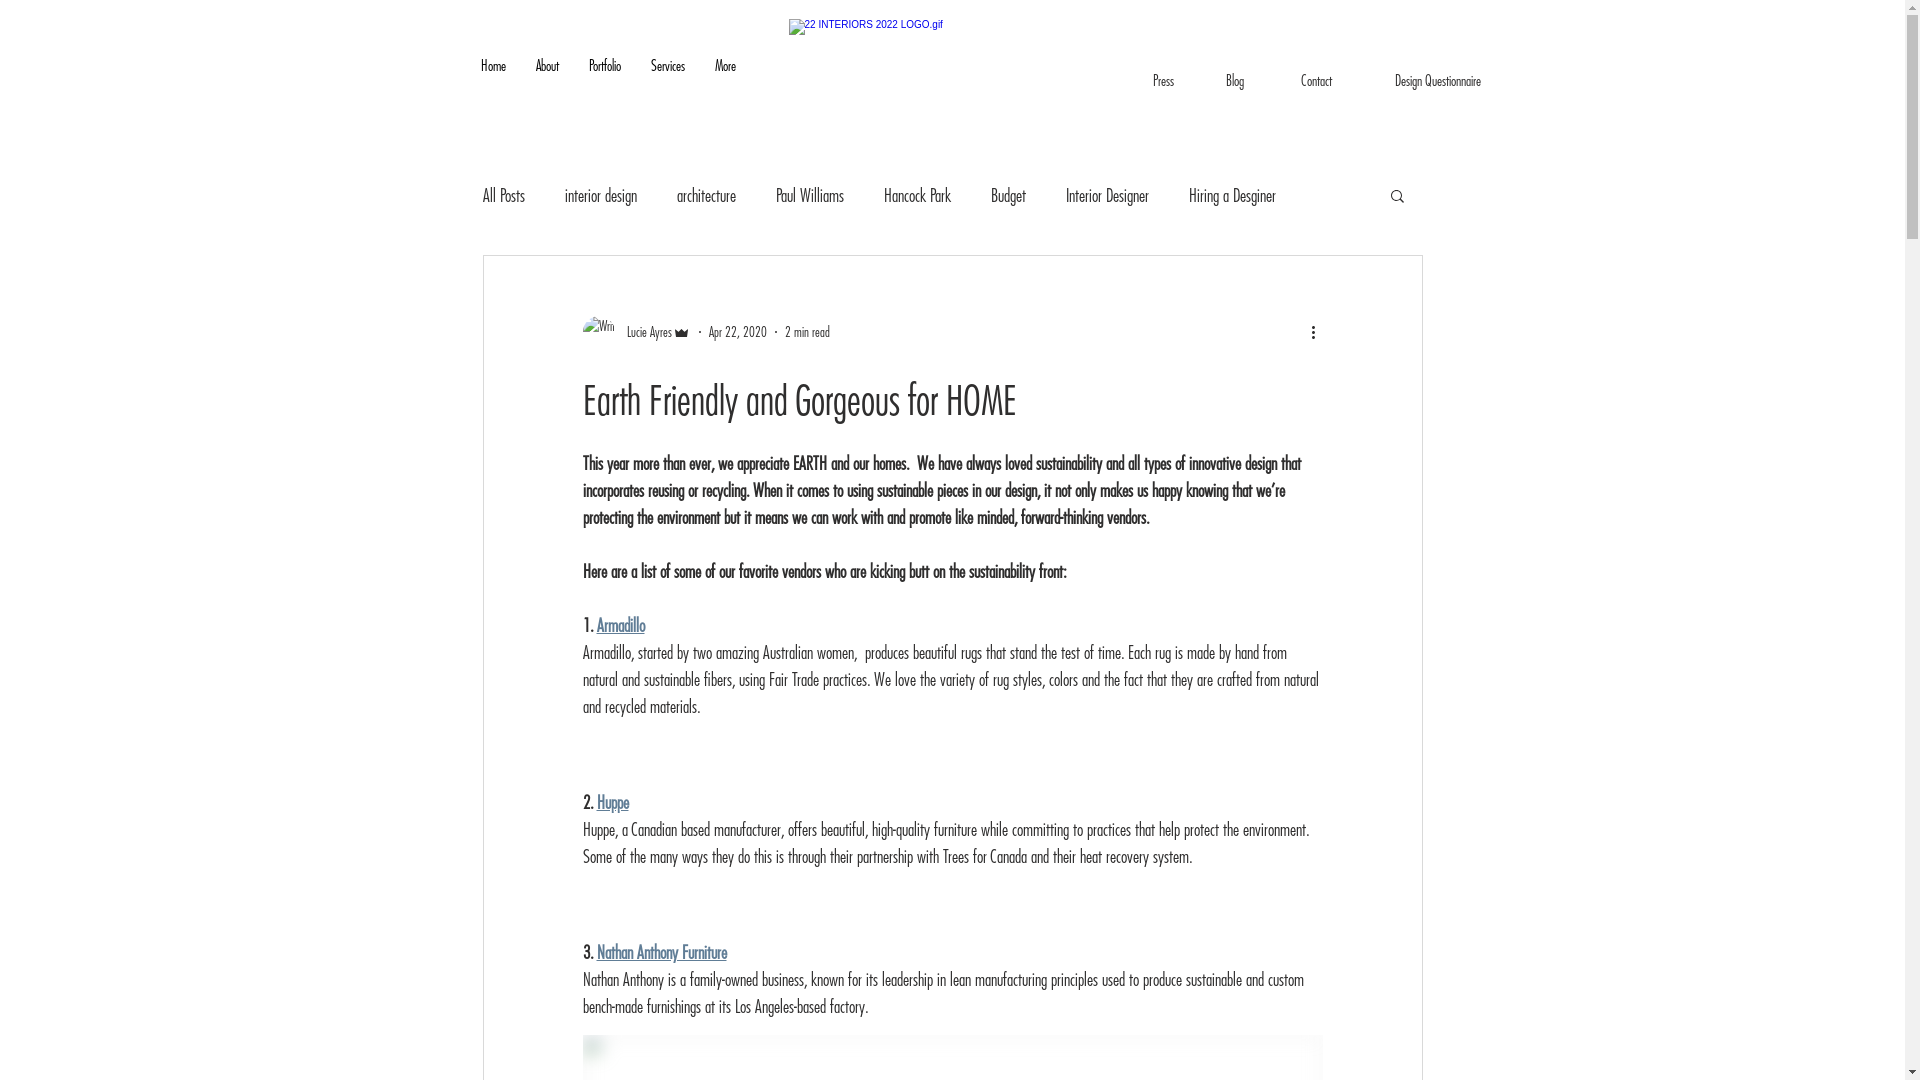 This screenshot has width=1920, height=1080. Describe the element at coordinates (546, 79) in the screenshot. I see `'About'` at that location.